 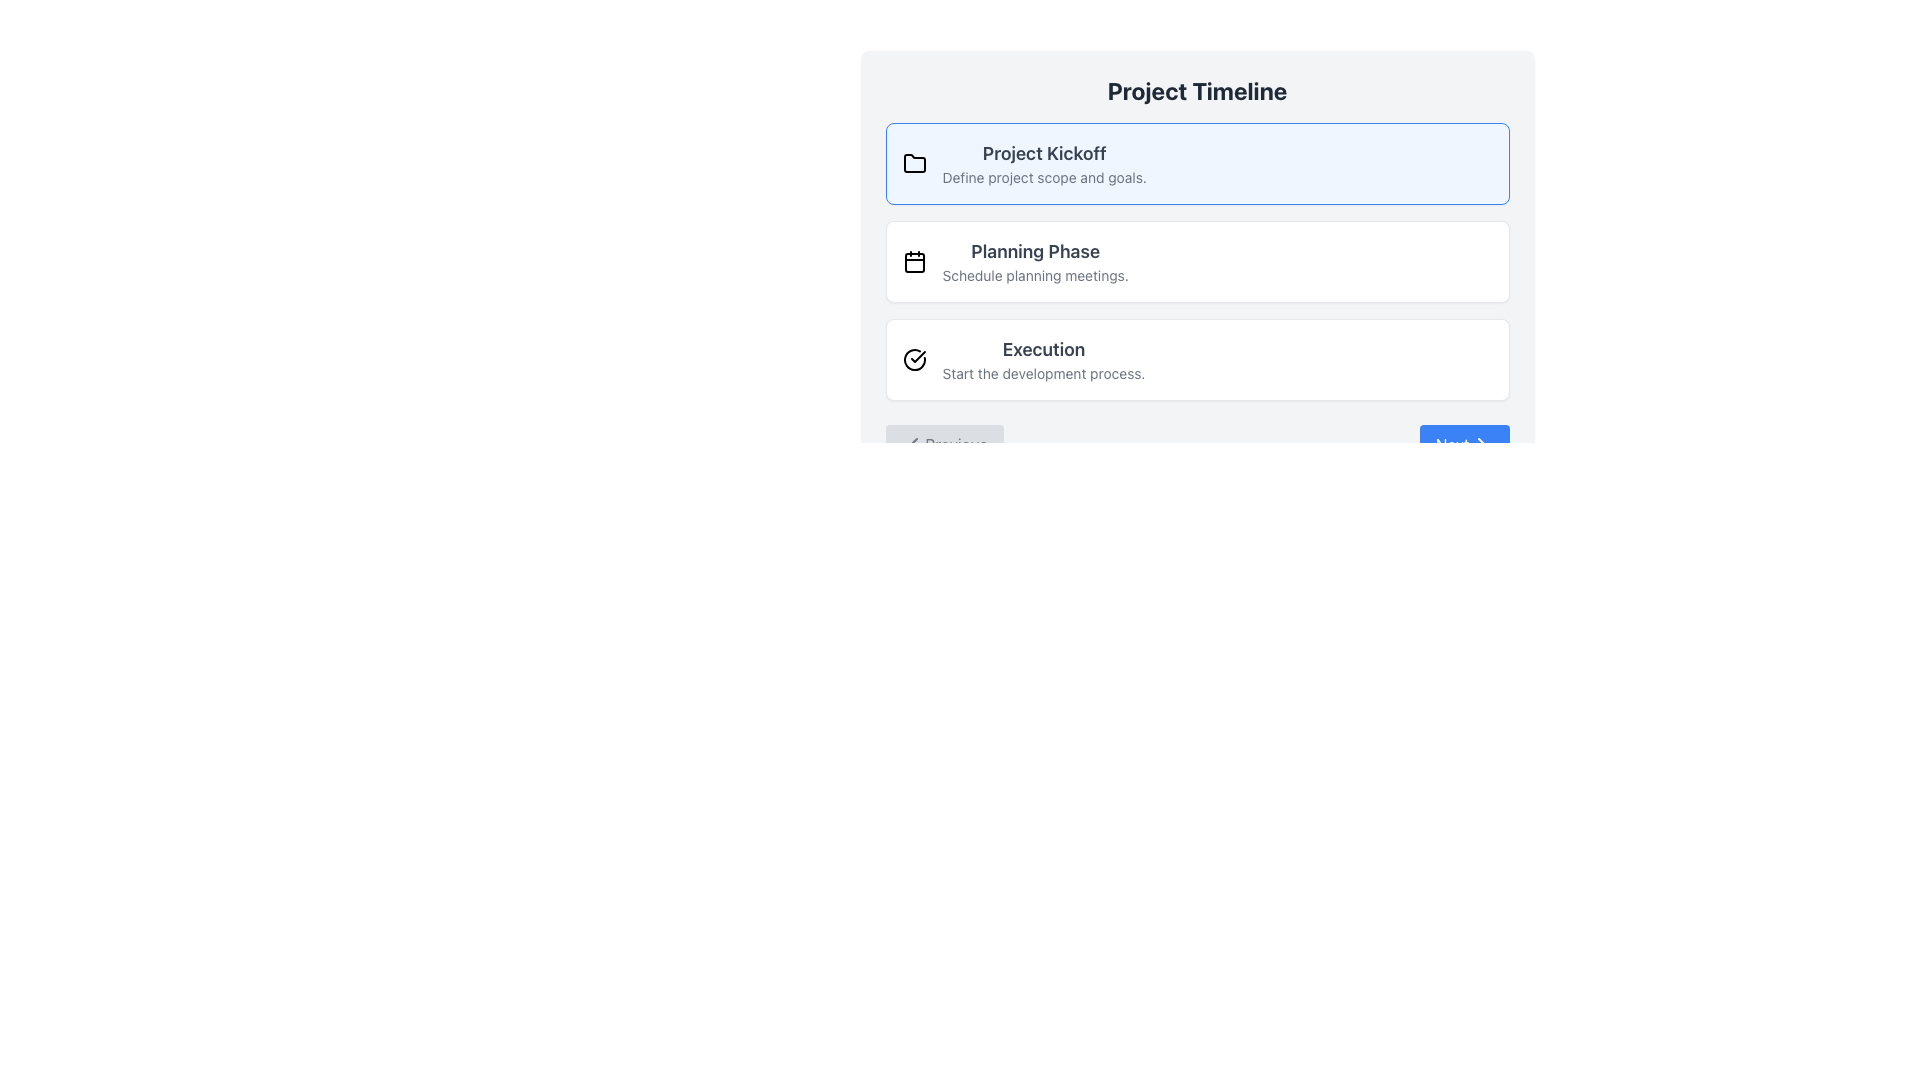 What do you see at coordinates (913, 261) in the screenshot?
I see `the inner rectangle of the calendar icon representing the 'Planning Phase' option in the 'Project Timeline' list` at bounding box center [913, 261].